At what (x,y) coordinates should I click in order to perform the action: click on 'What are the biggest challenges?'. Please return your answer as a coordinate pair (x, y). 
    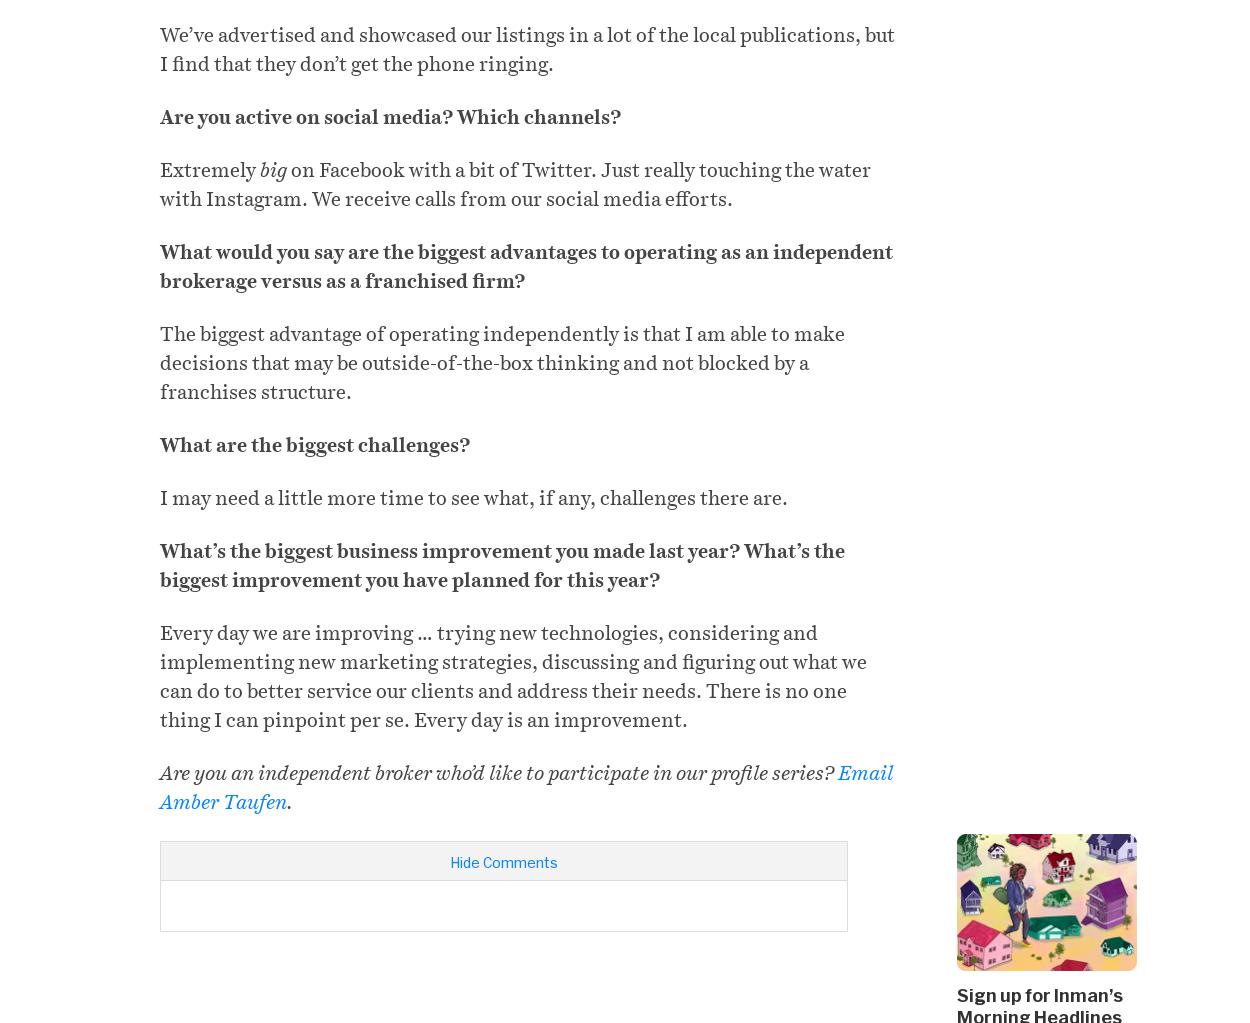
    Looking at the image, I should click on (160, 444).